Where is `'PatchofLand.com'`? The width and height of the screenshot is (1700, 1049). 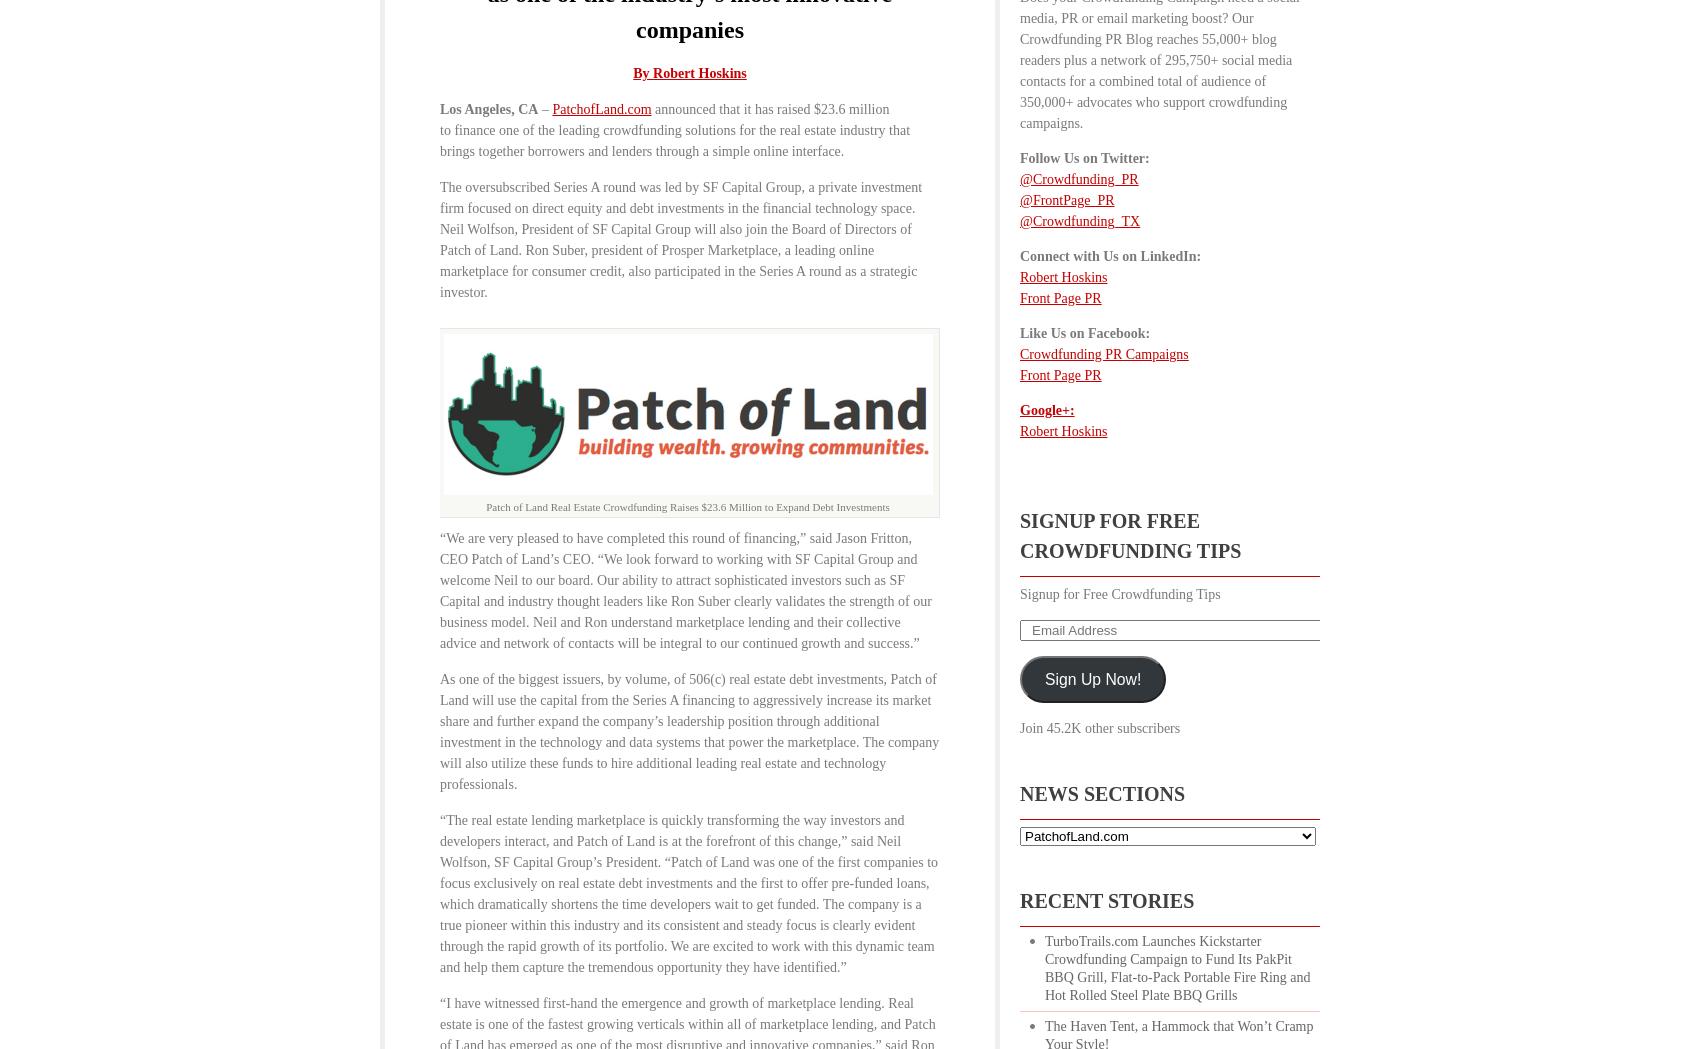 'PatchofLand.com' is located at coordinates (600, 108).